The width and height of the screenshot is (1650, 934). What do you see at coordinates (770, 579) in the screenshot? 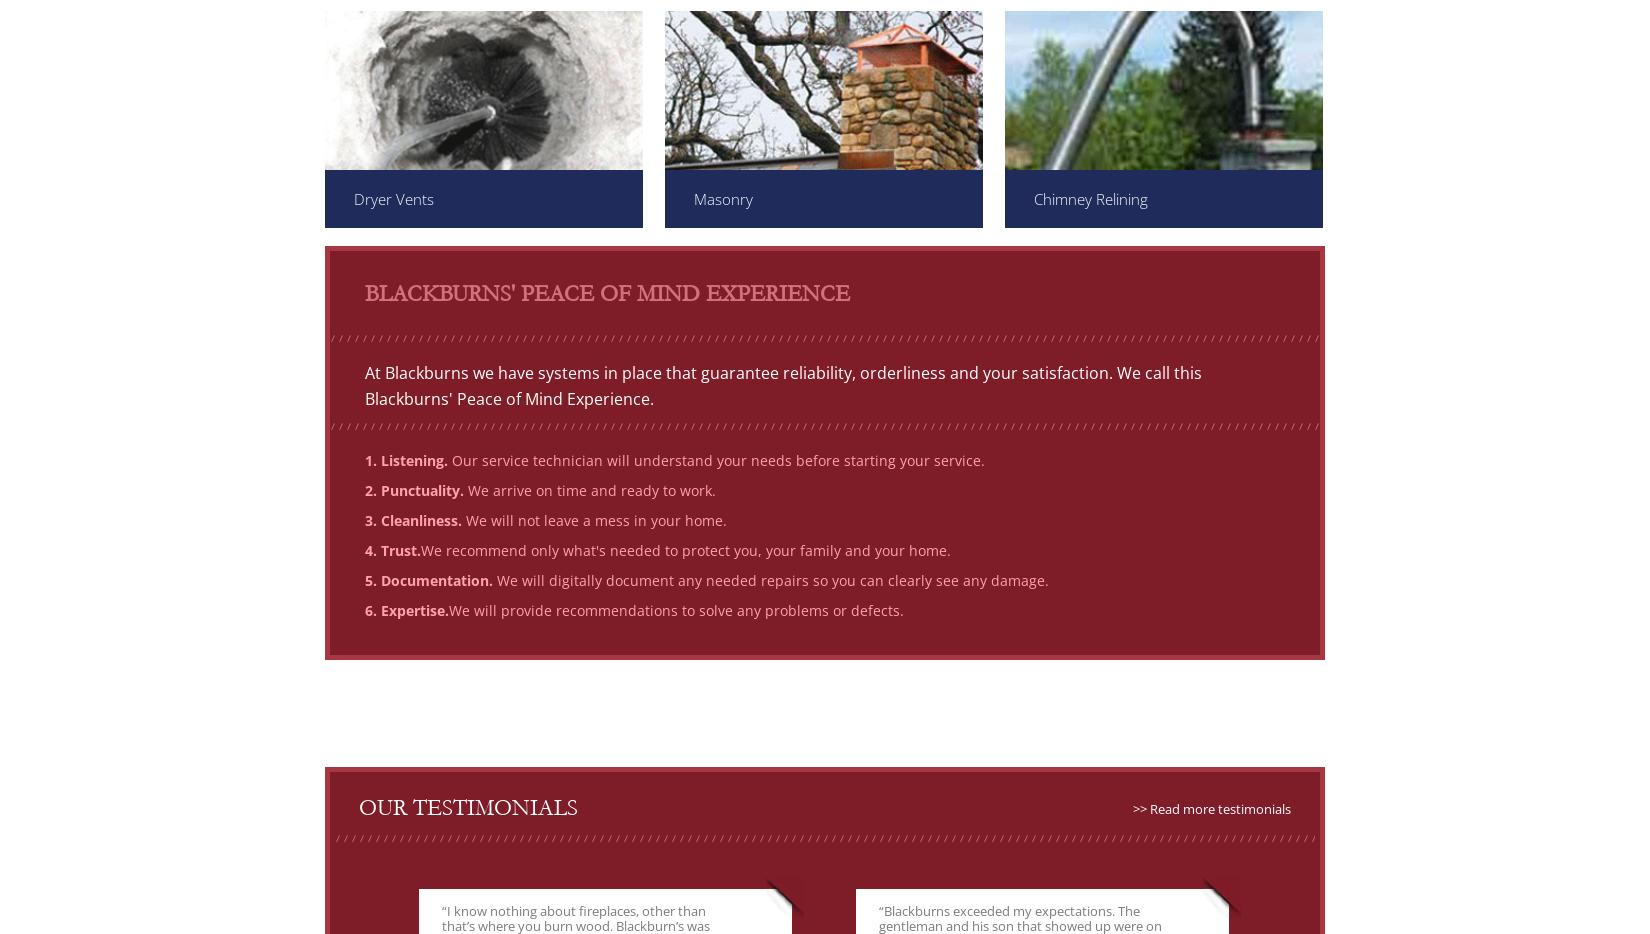
I see `'We will digitally document any needed repairs so you can clearly see any damage.'` at bounding box center [770, 579].